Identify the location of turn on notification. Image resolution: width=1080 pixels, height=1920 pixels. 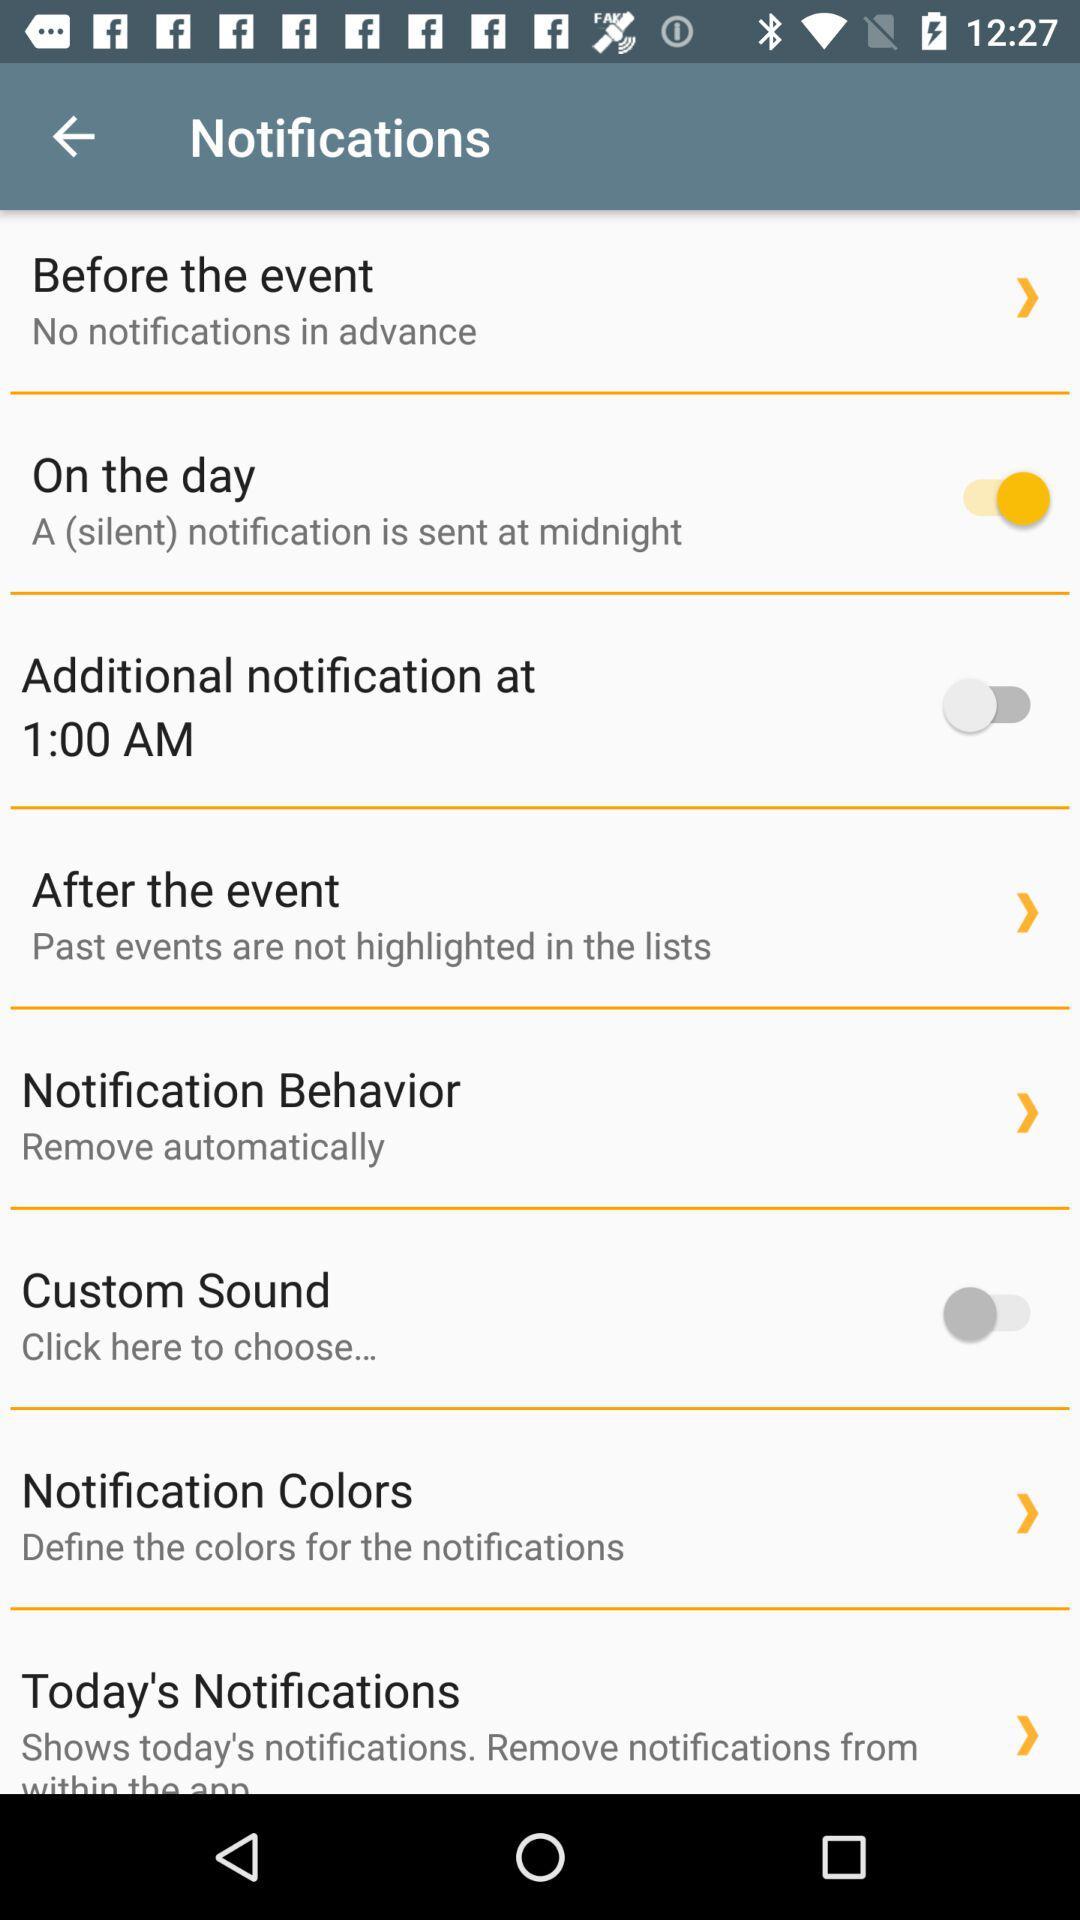
(996, 705).